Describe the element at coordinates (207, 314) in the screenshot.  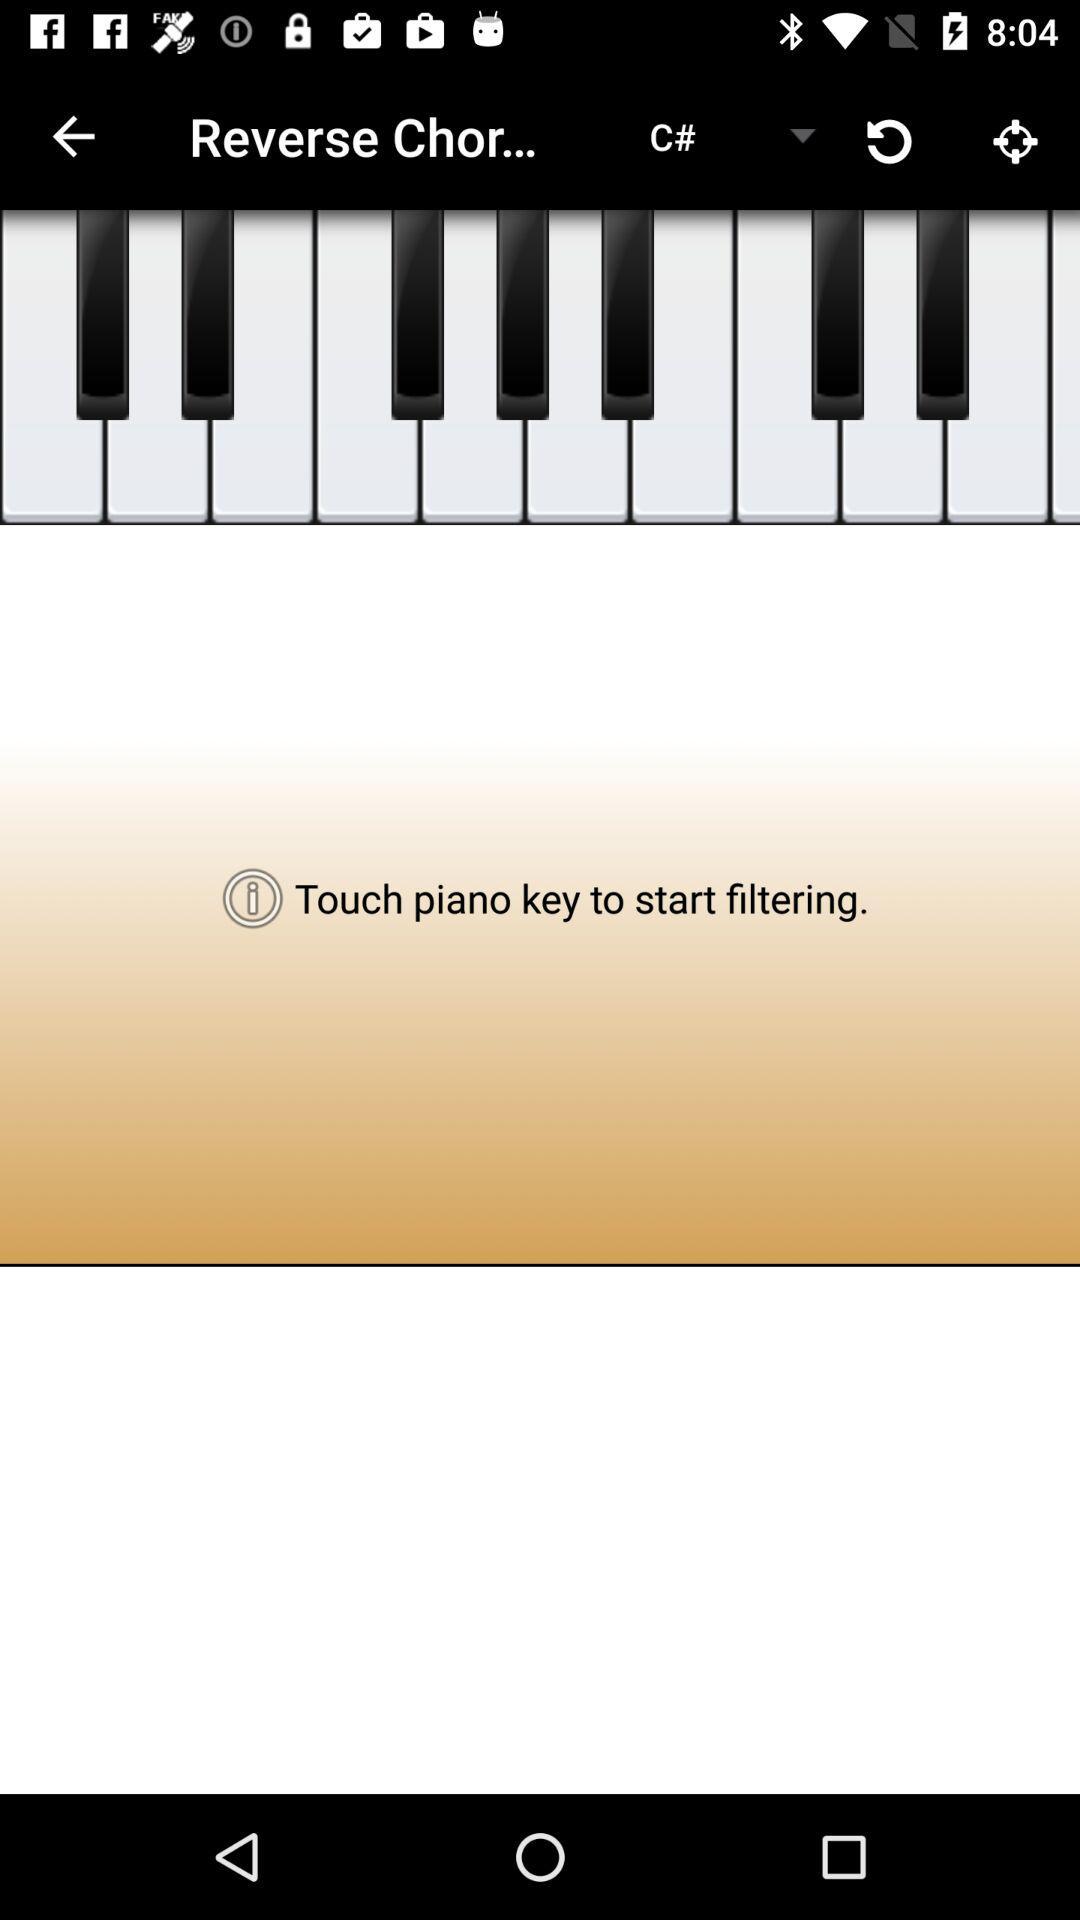
I see `go back` at that location.